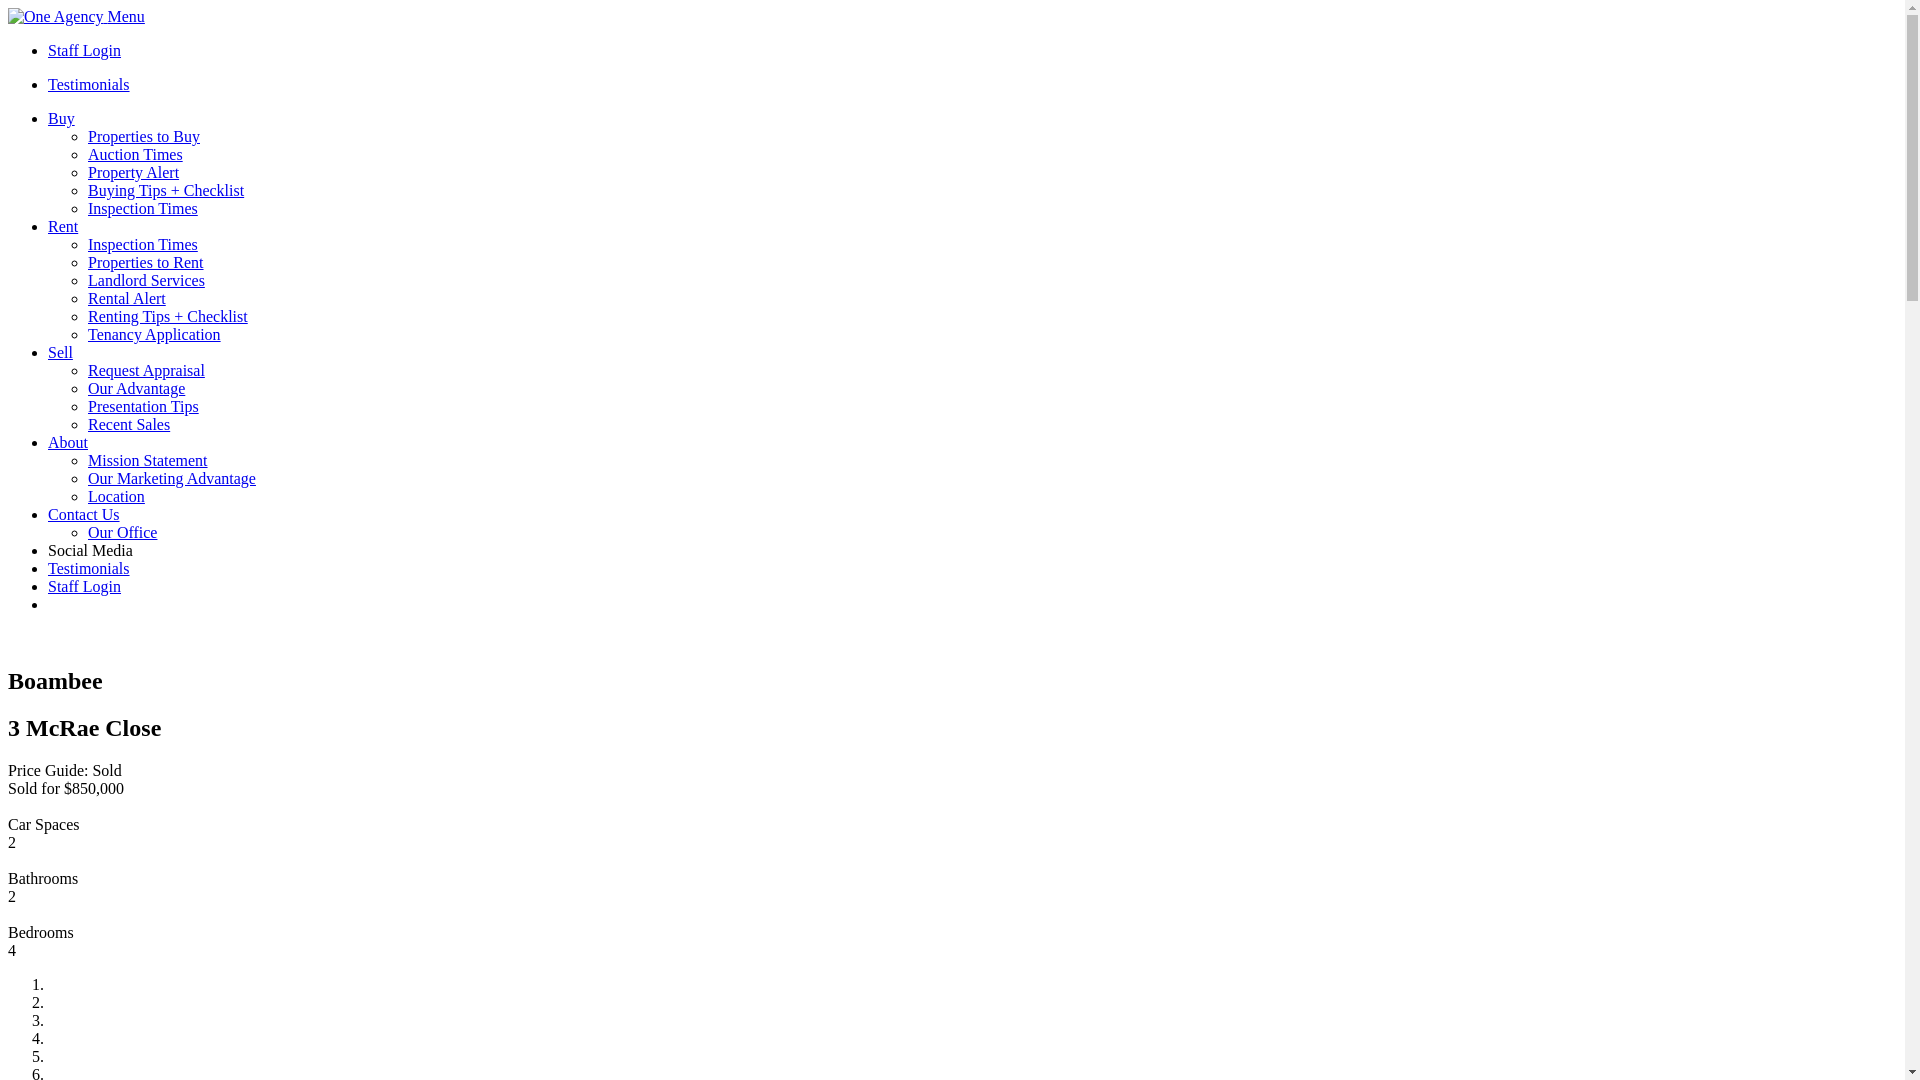 This screenshot has height=1080, width=1920. Describe the element at coordinates (86, 261) in the screenshot. I see `'Properties to Rent'` at that location.